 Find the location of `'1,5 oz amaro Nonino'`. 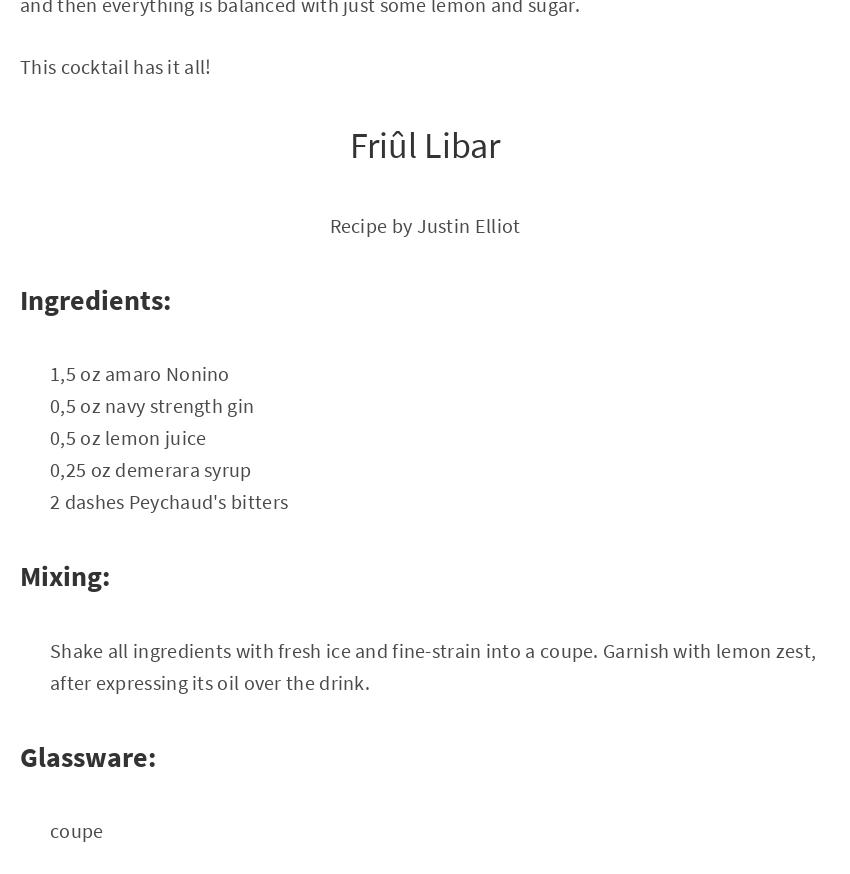

'1,5 oz amaro Nonino' is located at coordinates (139, 373).